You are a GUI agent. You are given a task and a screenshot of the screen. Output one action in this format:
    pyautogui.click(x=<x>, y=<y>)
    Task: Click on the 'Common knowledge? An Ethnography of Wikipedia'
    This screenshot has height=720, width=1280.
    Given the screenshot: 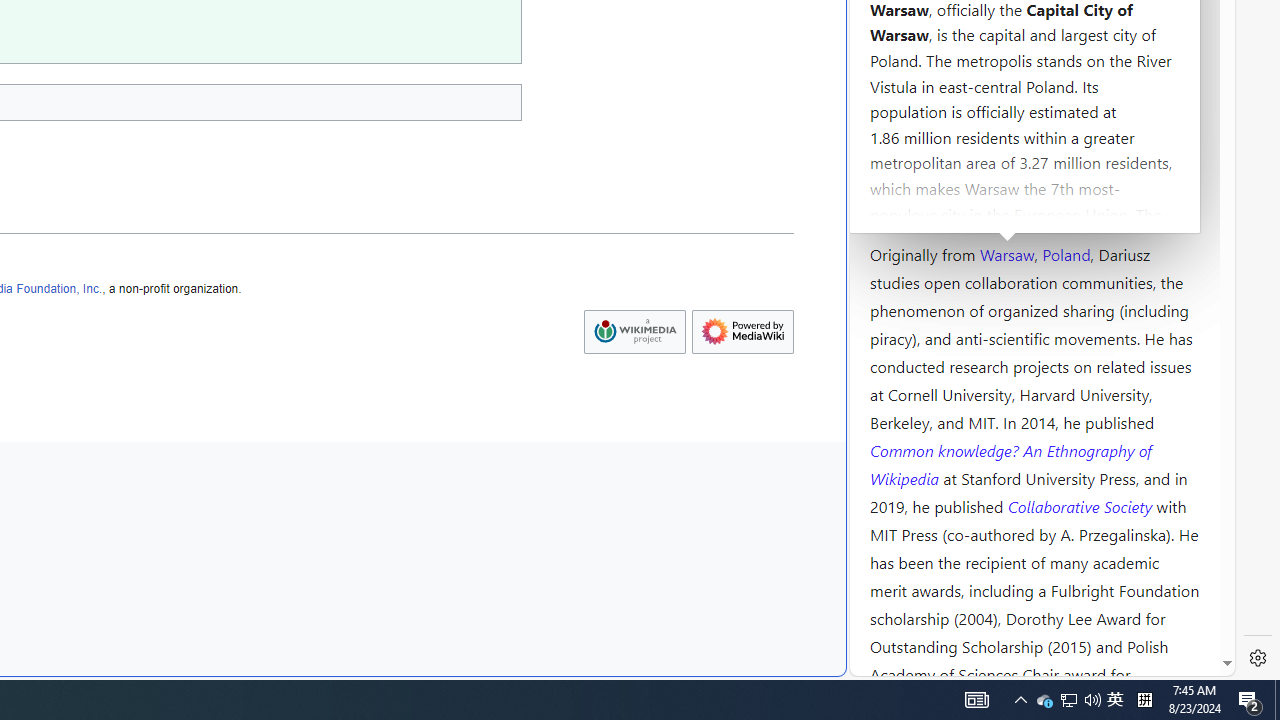 What is the action you would take?
    pyautogui.click(x=1010, y=464)
    